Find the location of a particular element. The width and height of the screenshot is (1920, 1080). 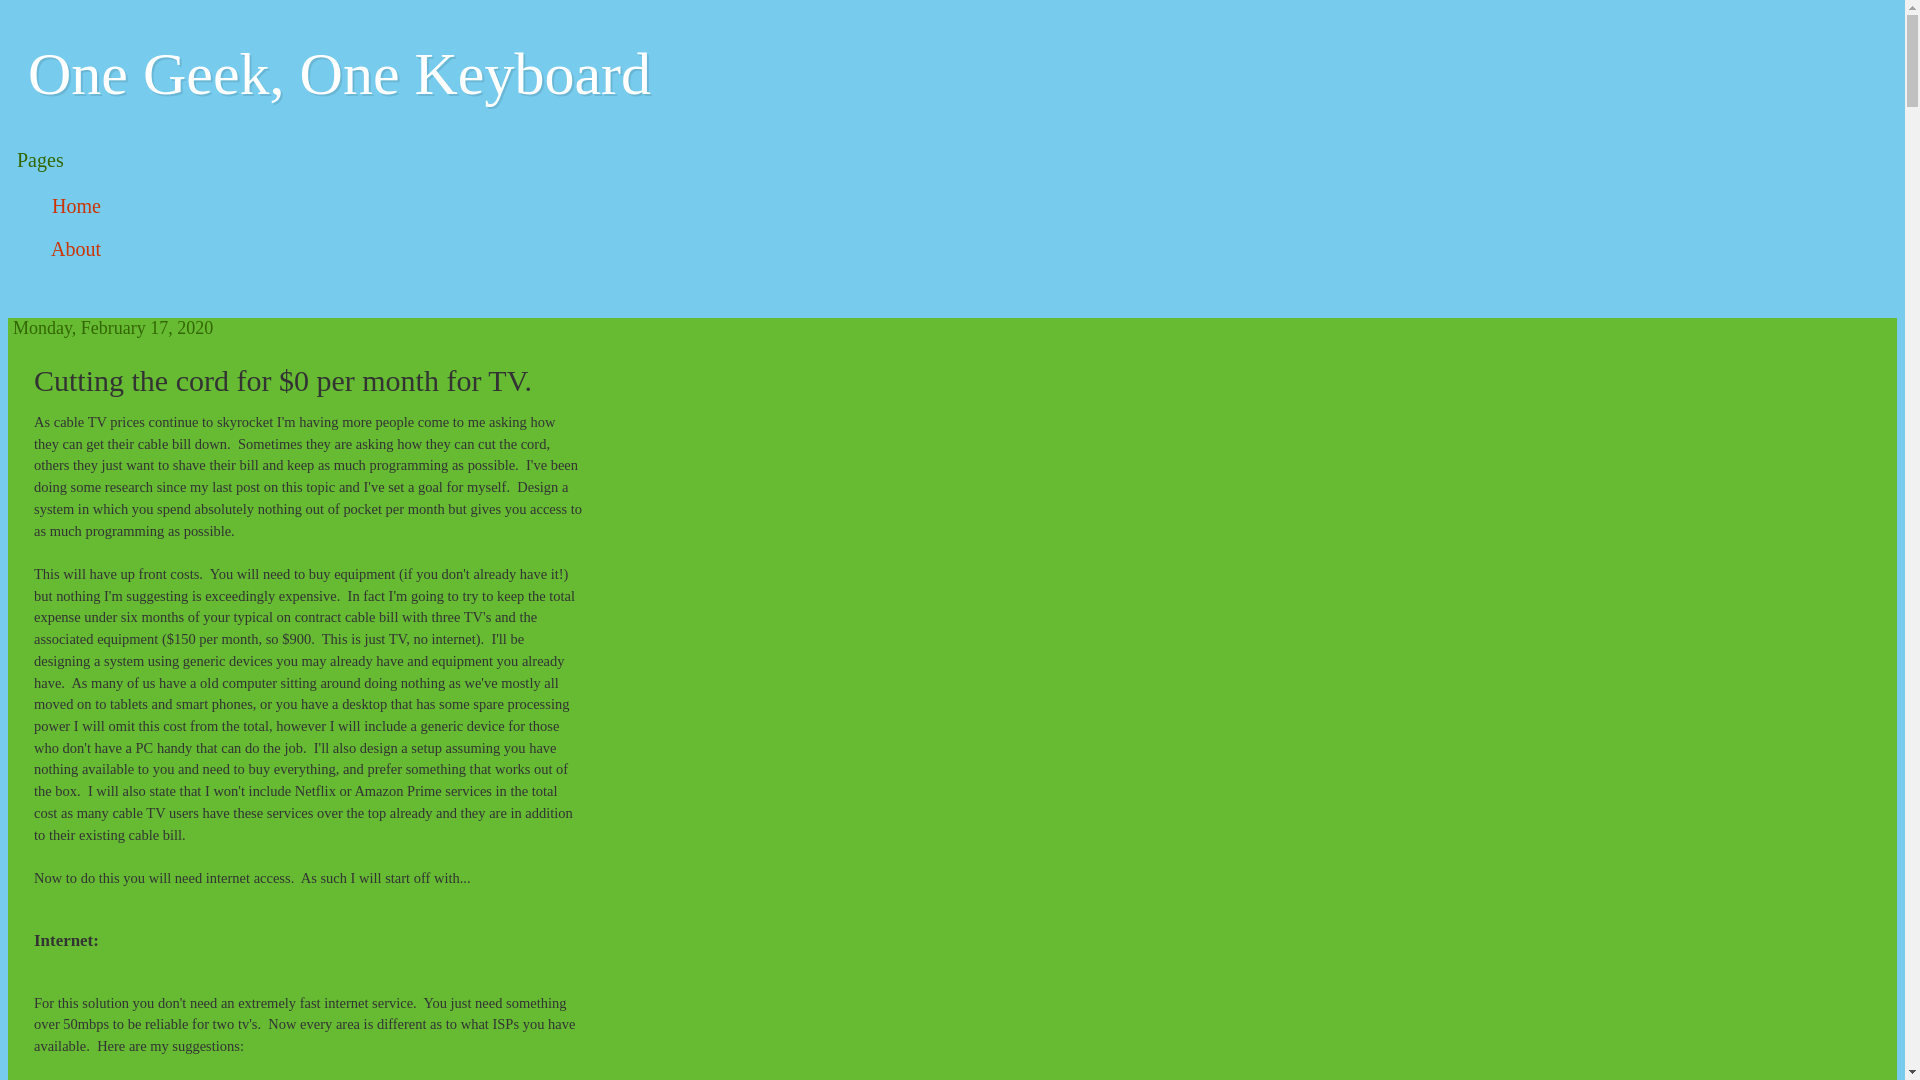

'One Geek, One Keyboard' is located at coordinates (339, 72).